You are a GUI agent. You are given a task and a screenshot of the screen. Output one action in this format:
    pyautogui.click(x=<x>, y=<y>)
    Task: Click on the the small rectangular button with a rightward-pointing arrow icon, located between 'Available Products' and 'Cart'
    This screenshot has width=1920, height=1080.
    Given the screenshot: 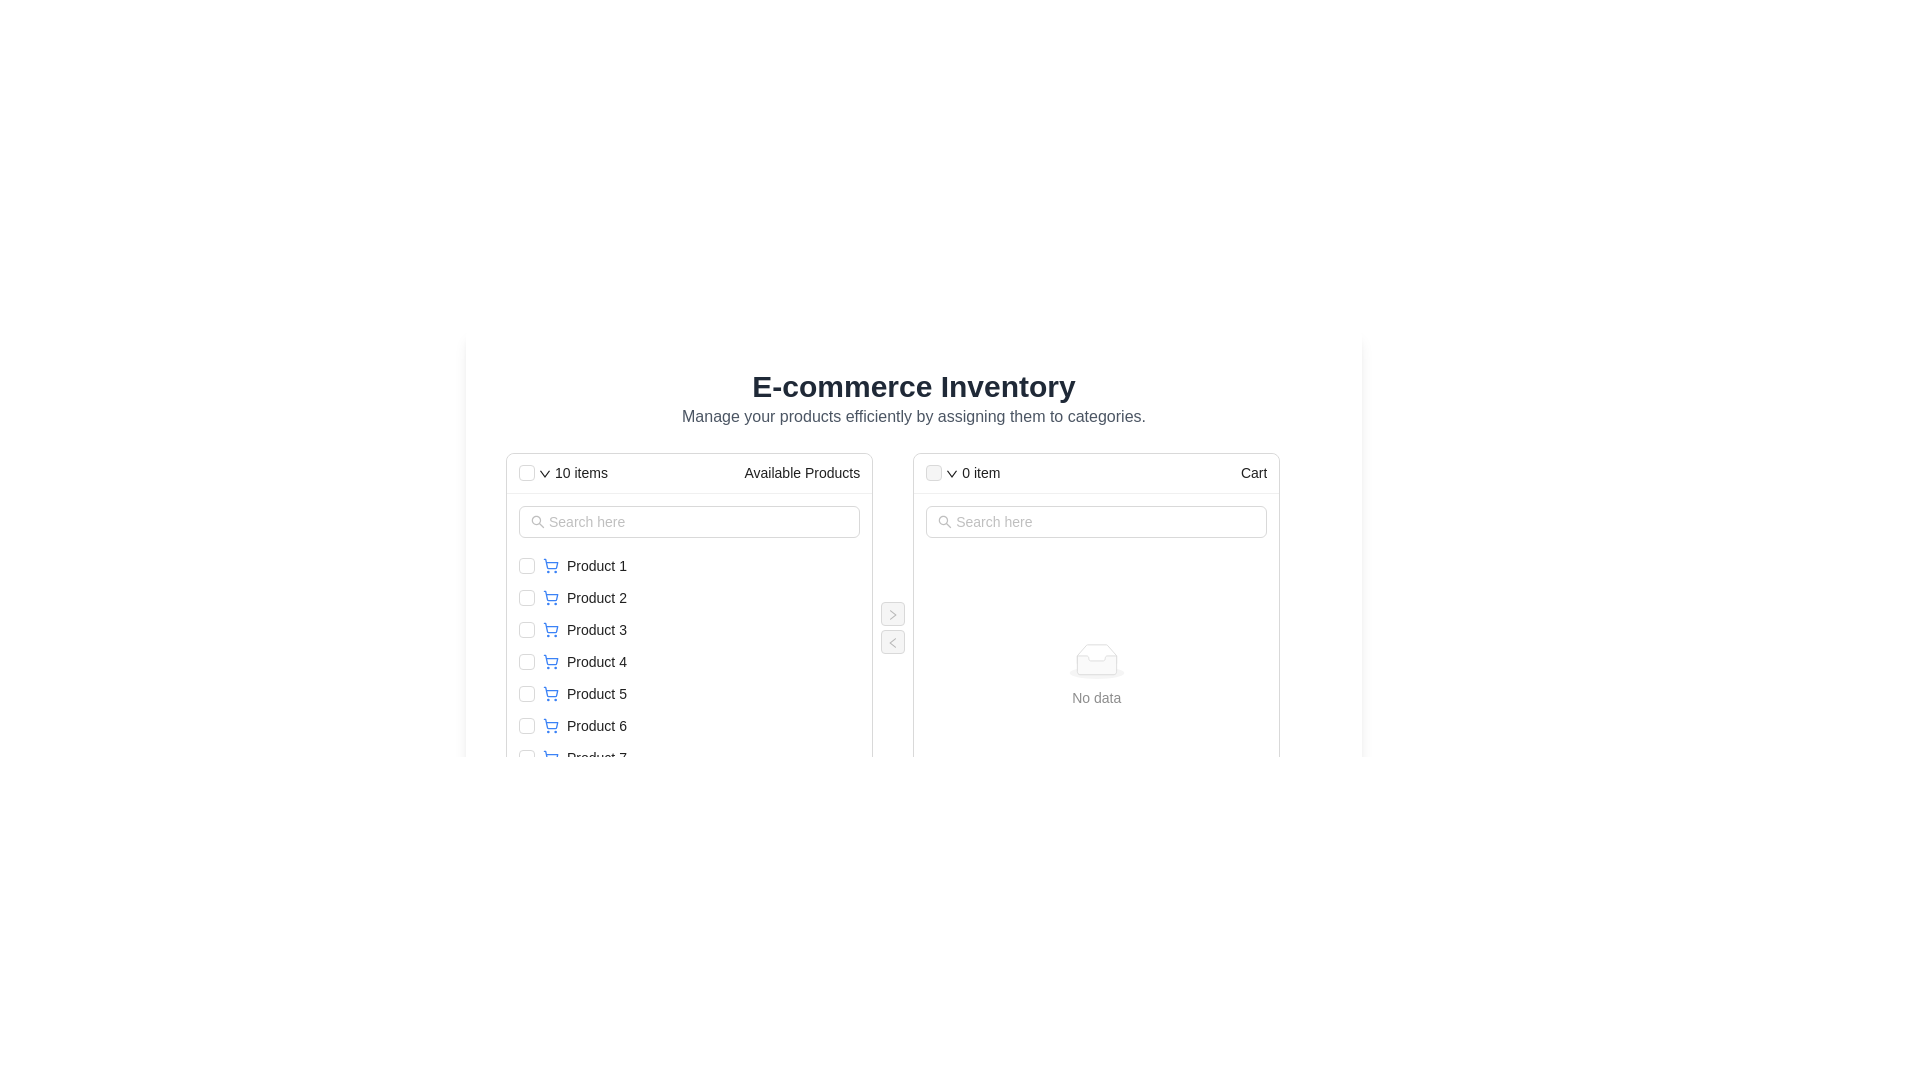 What is the action you would take?
    pyautogui.click(x=892, y=612)
    